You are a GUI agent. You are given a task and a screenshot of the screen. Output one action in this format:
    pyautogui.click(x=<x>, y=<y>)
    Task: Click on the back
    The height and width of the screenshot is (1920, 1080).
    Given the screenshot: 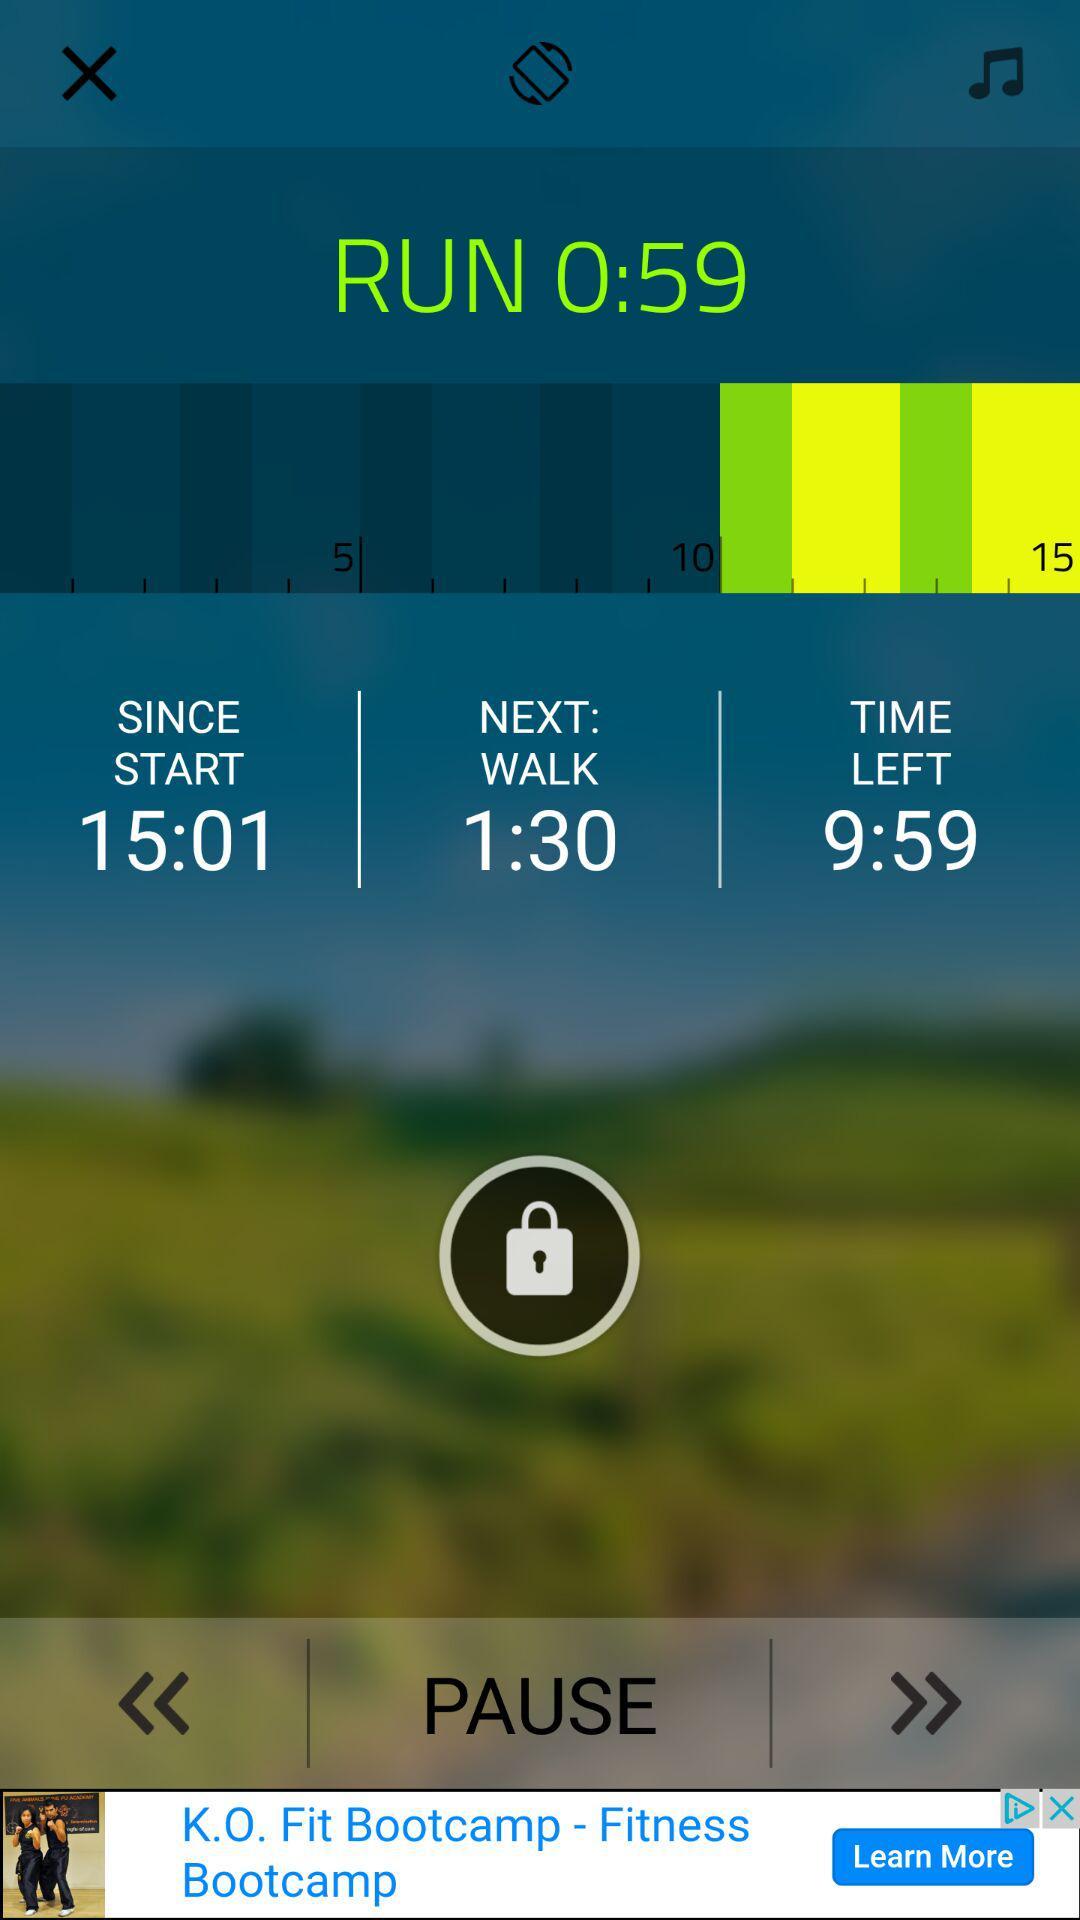 What is the action you would take?
    pyautogui.click(x=152, y=1702)
    